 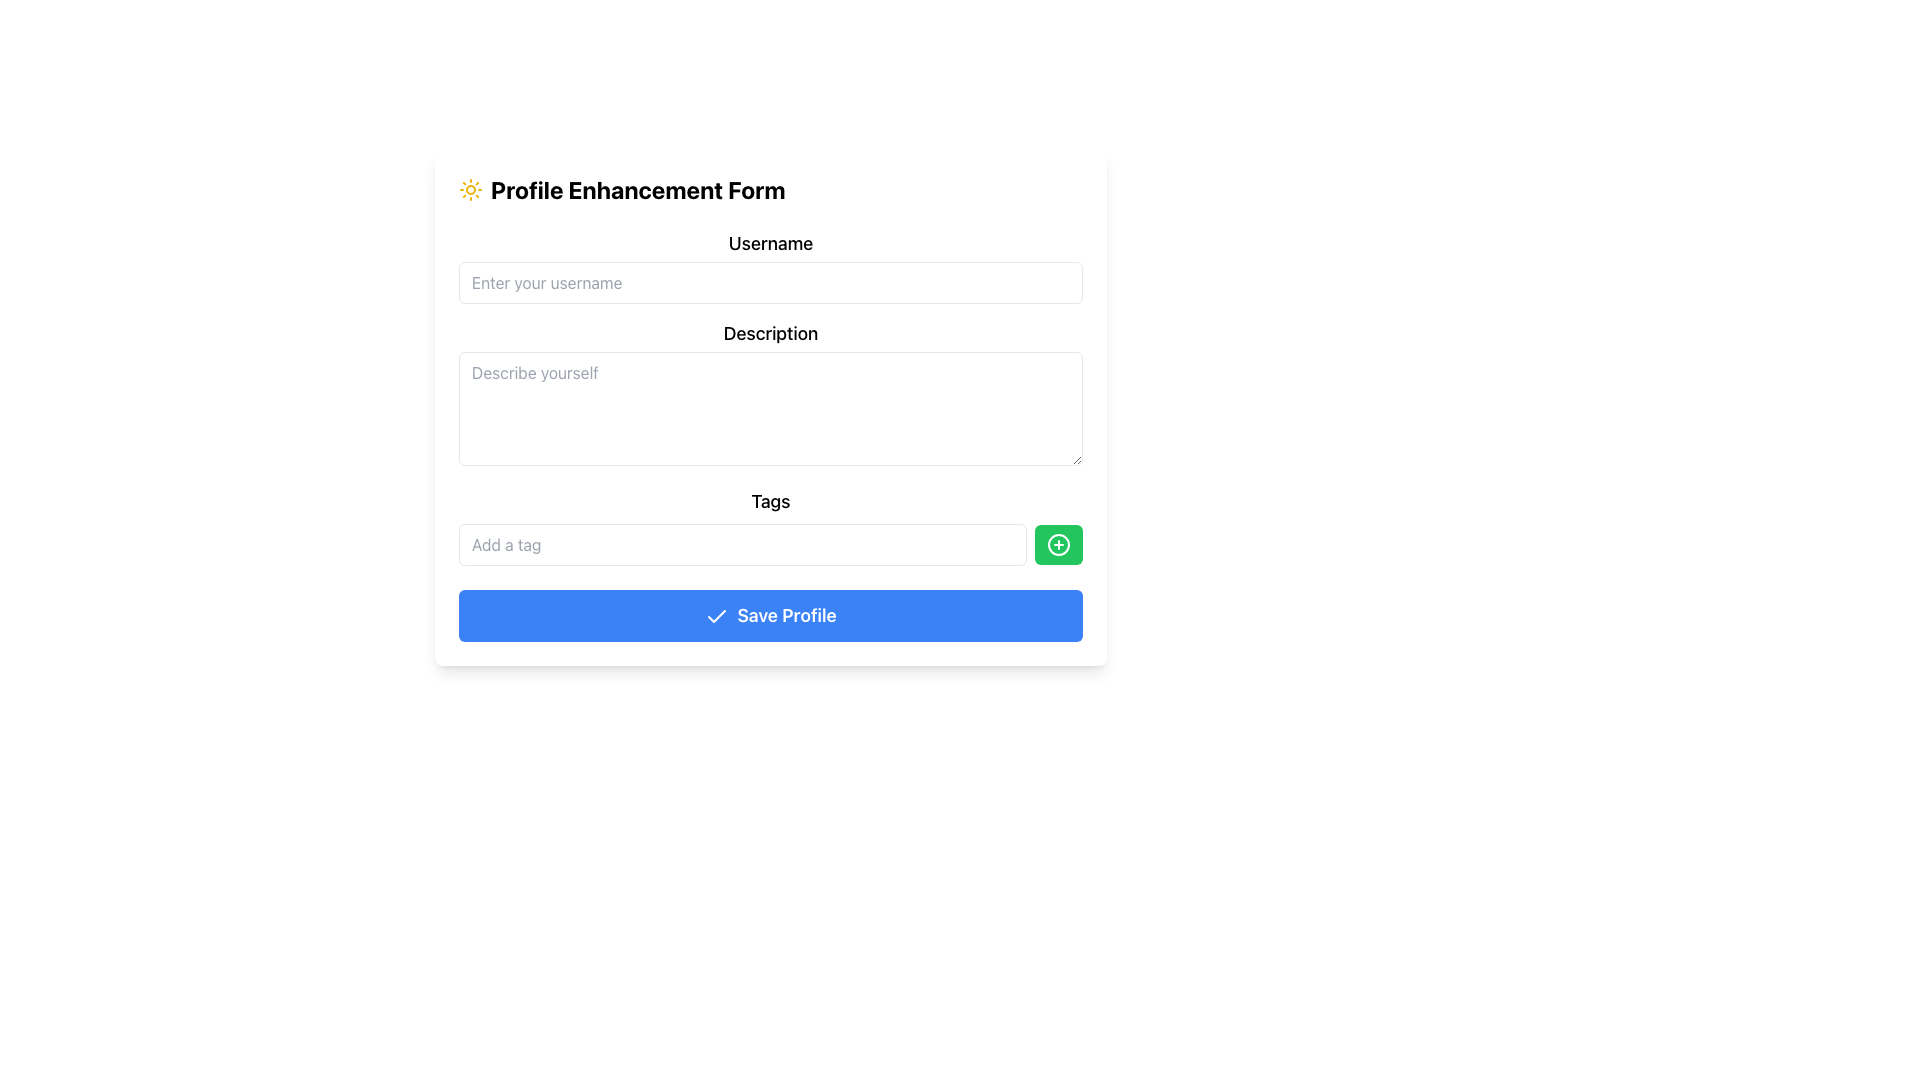 I want to click on the confirm button located to the immediate right of the 'Add a tag' input field in the 'Tags' section, so click(x=1058, y=544).